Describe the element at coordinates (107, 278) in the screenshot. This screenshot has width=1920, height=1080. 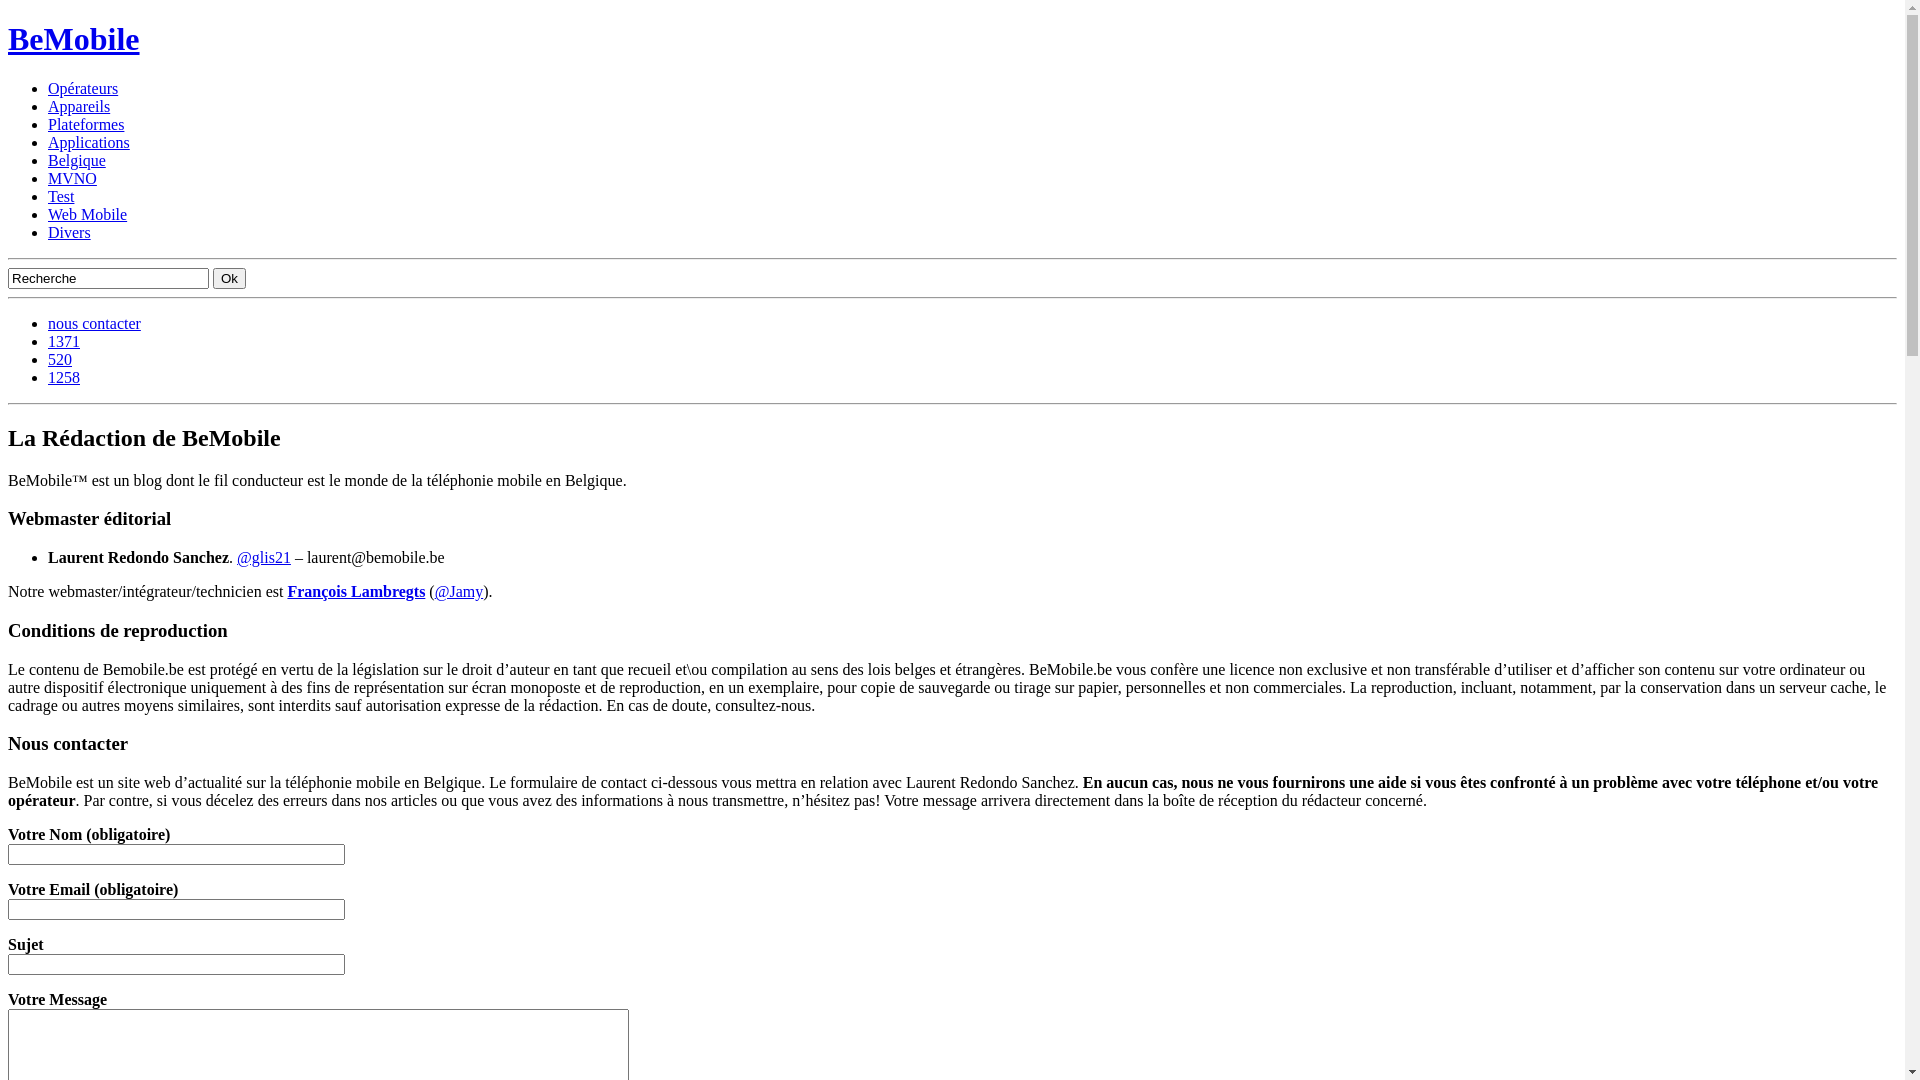
I see `'Votre recherche'` at that location.